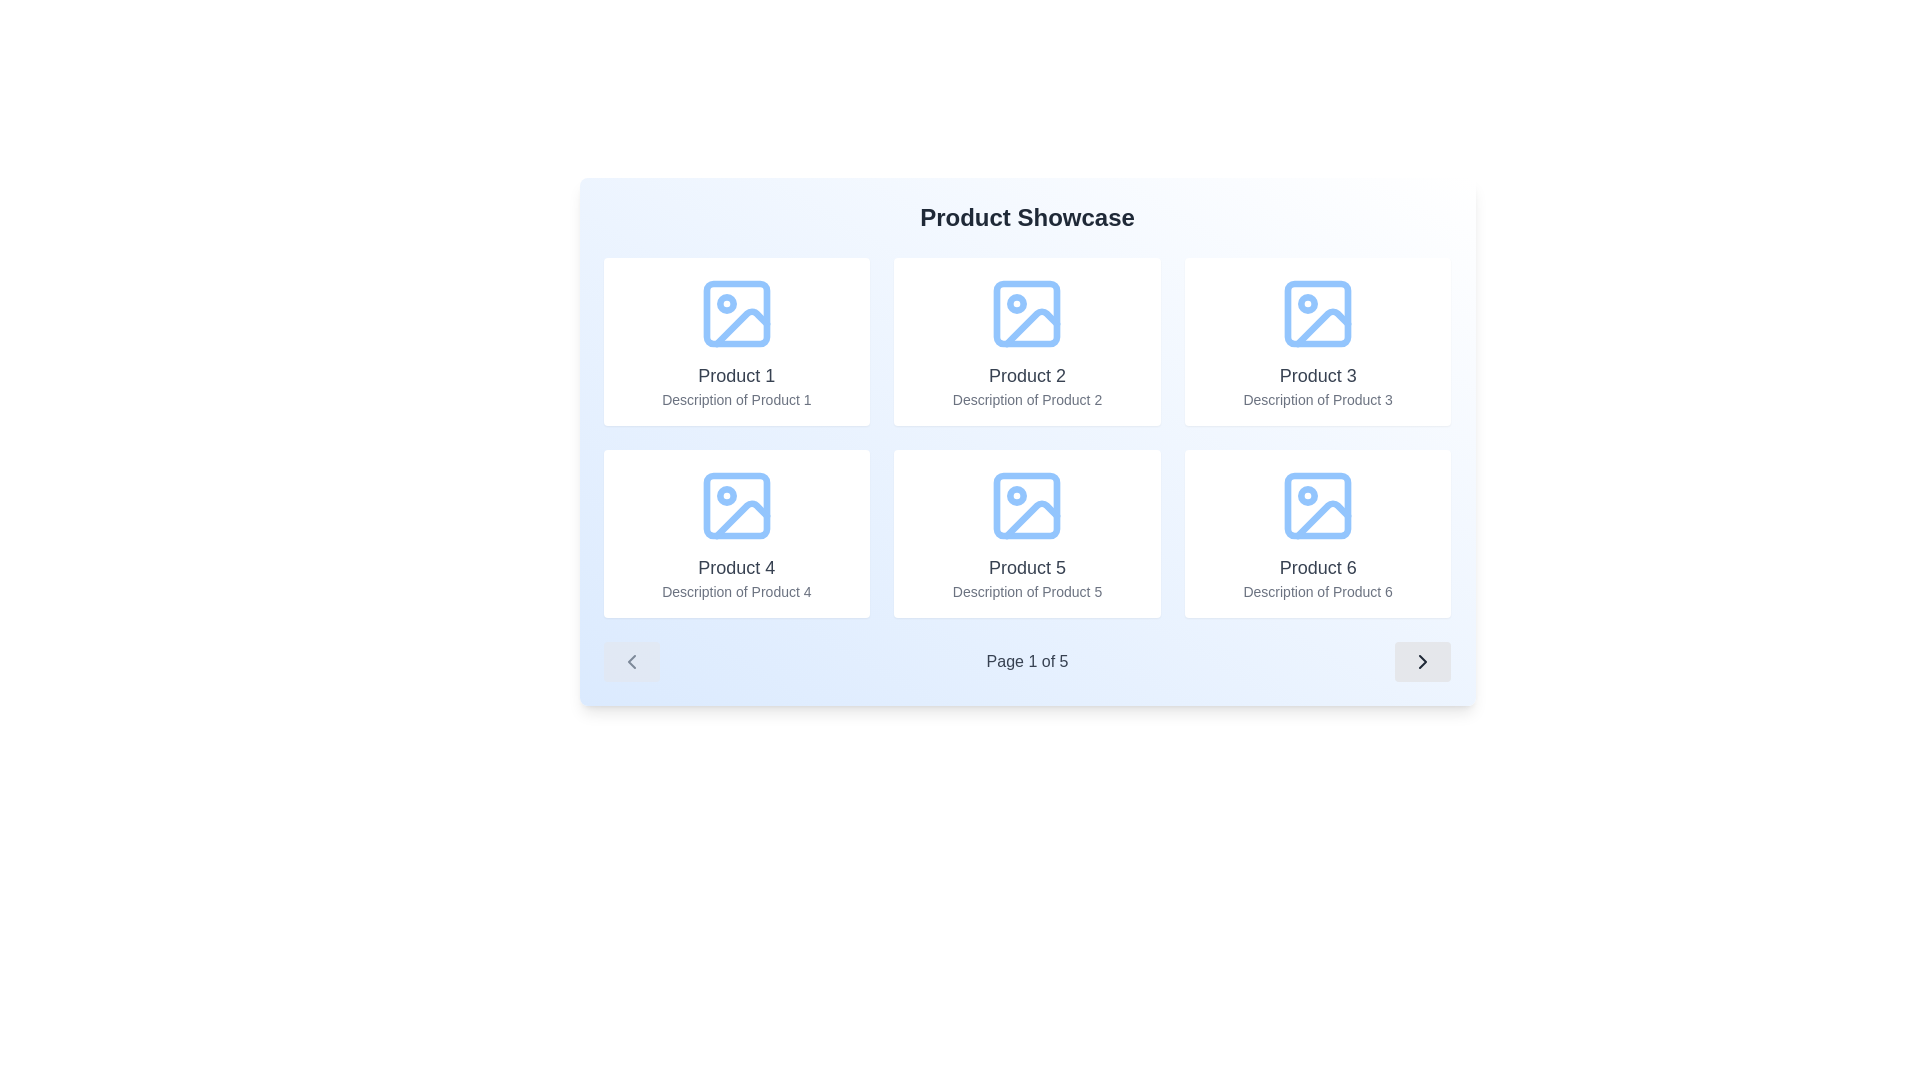 The image size is (1920, 1080). Describe the element at coordinates (1027, 218) in the screenshot. I see `the bold title 'Product Showcase' that is displayed in the center of the interface at the top of the product section` at that location.